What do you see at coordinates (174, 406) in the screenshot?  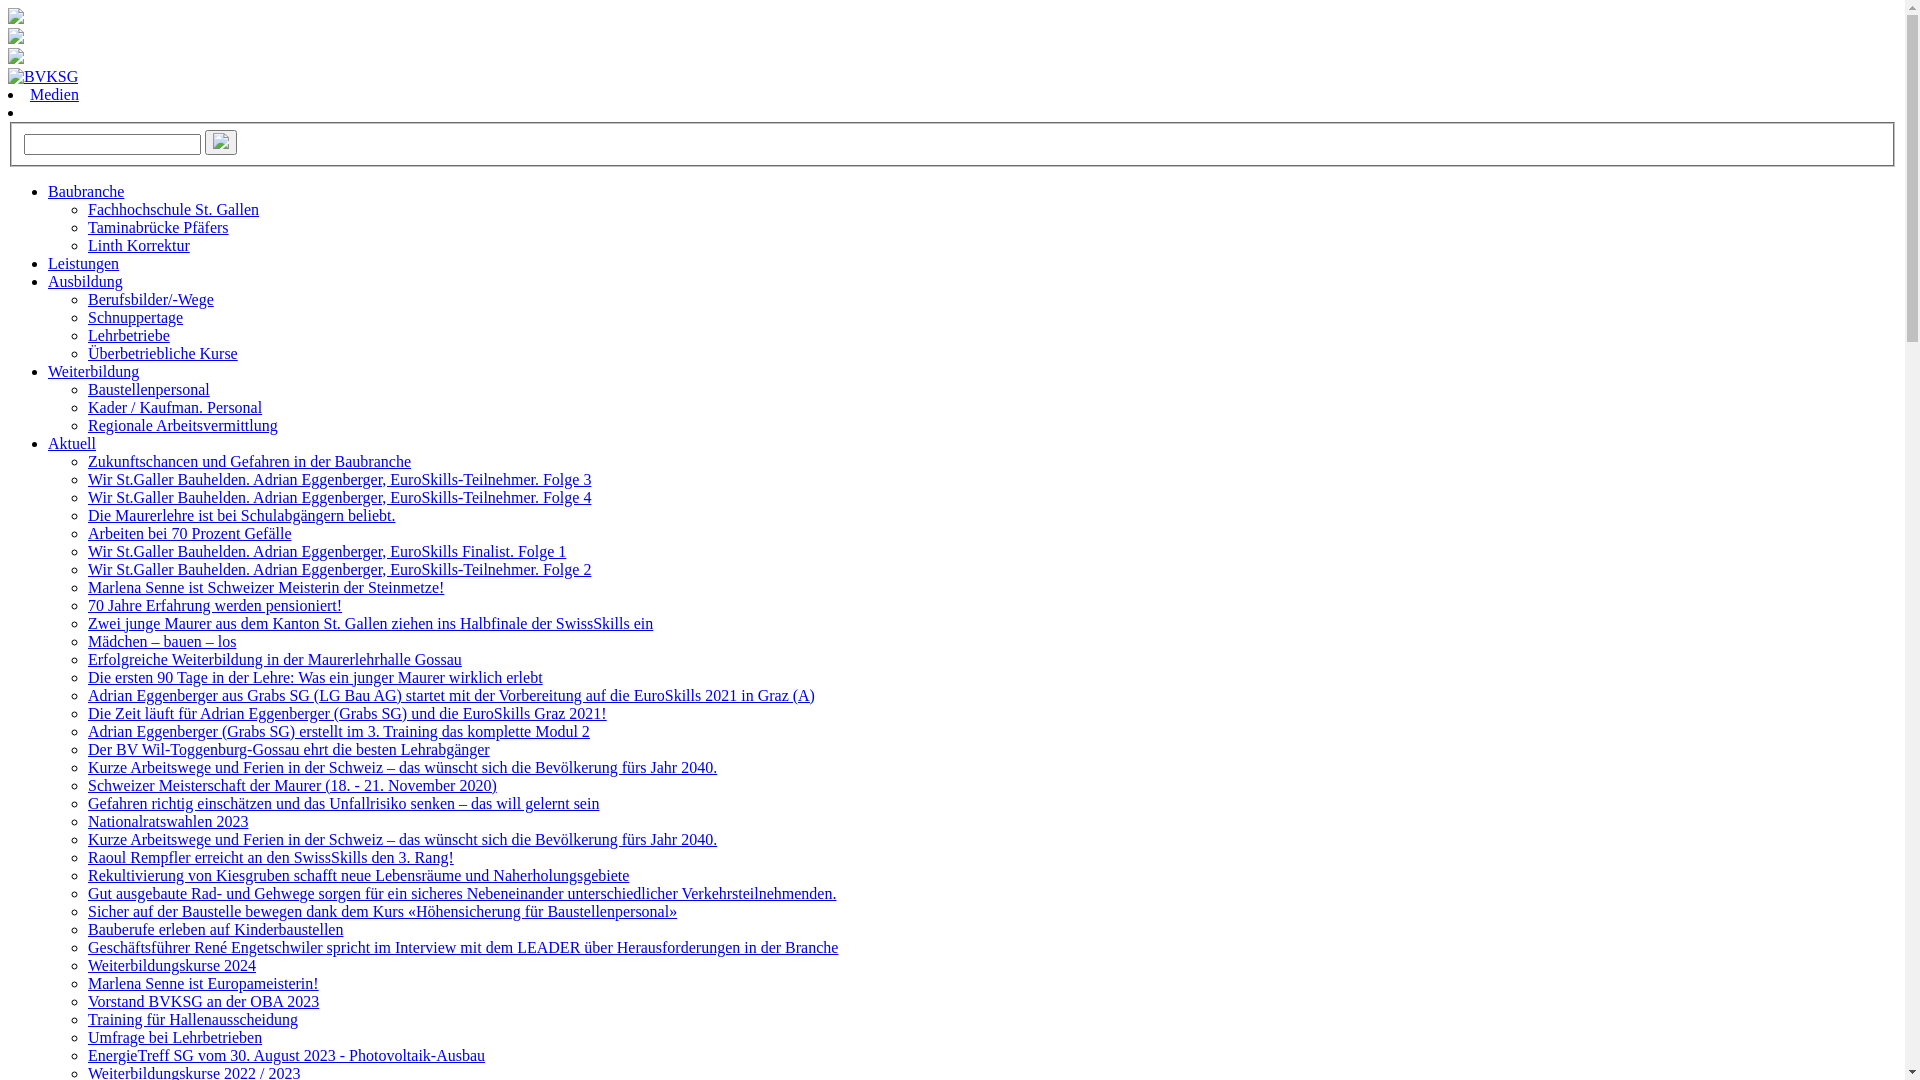 I see `'Kader / Kaufman. Personal'` at bounding box center [174, 406].